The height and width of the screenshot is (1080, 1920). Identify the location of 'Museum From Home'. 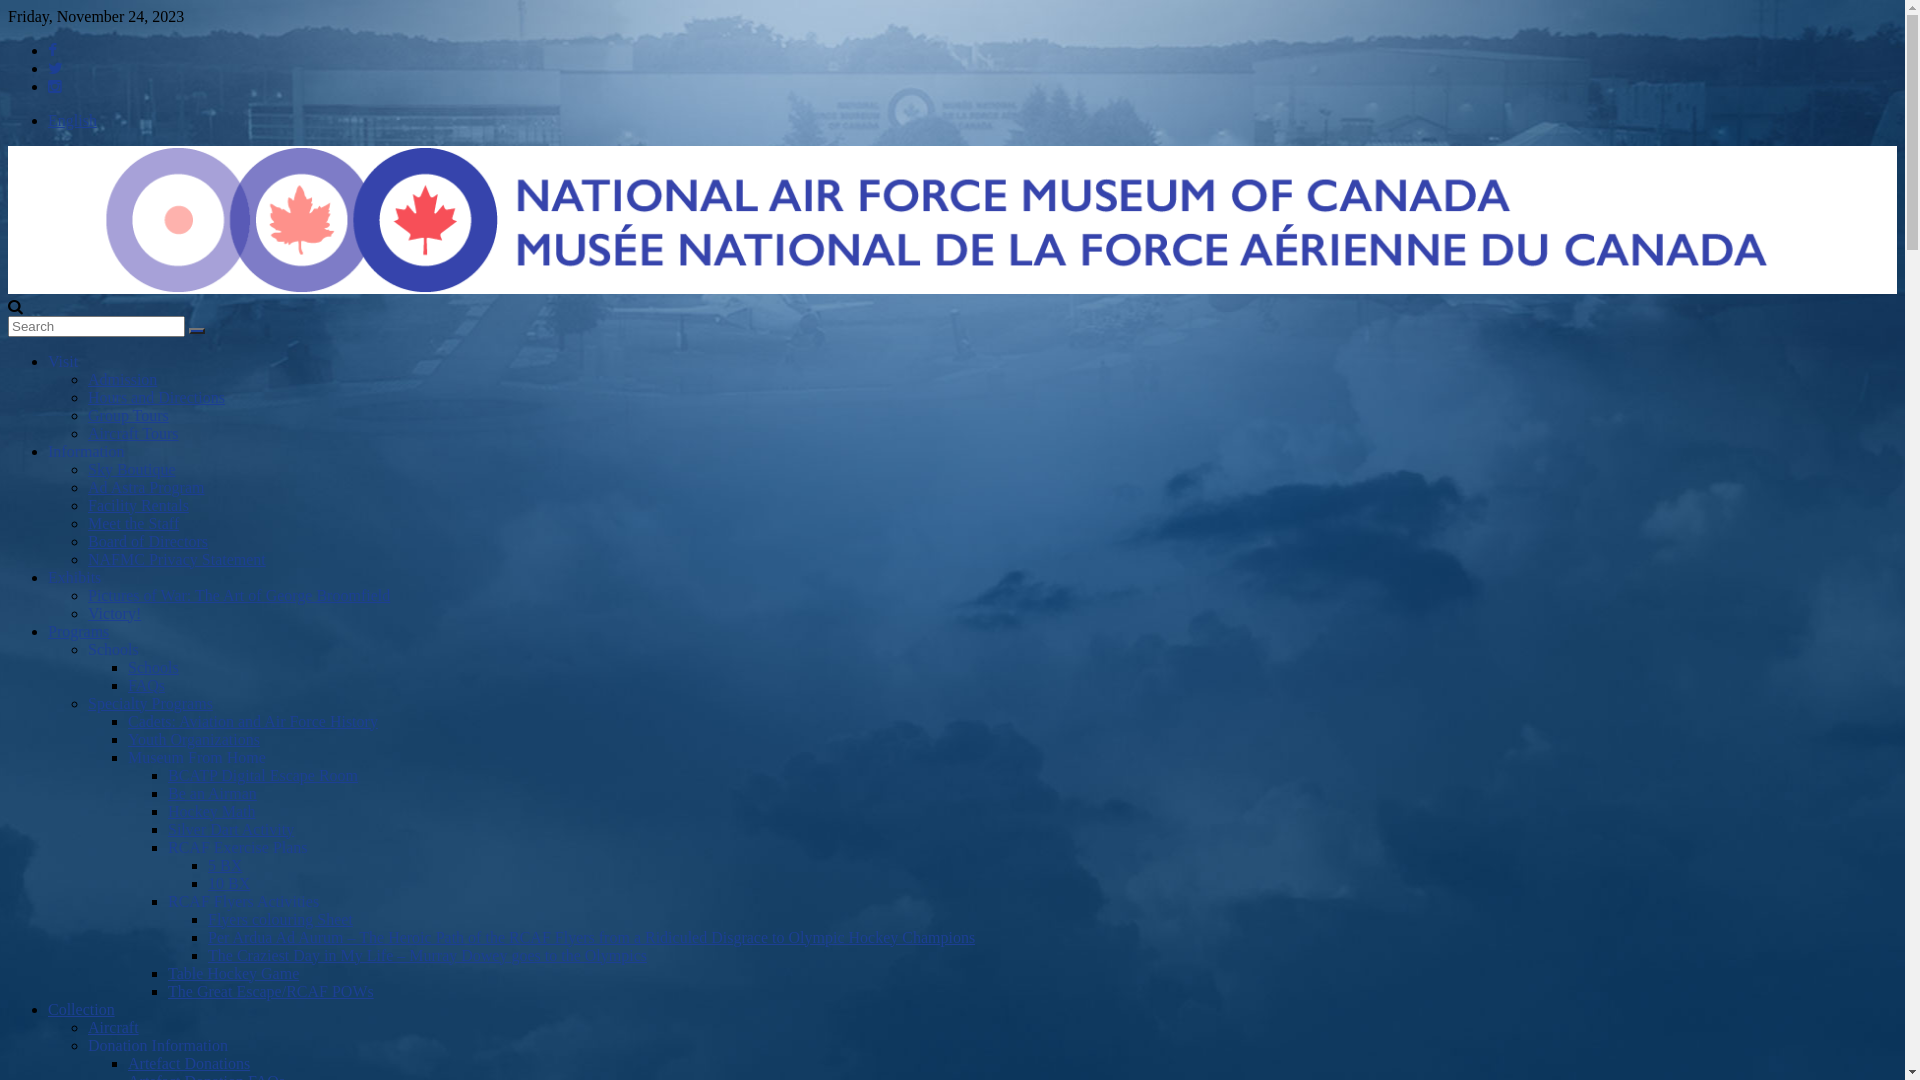
(196, 757).